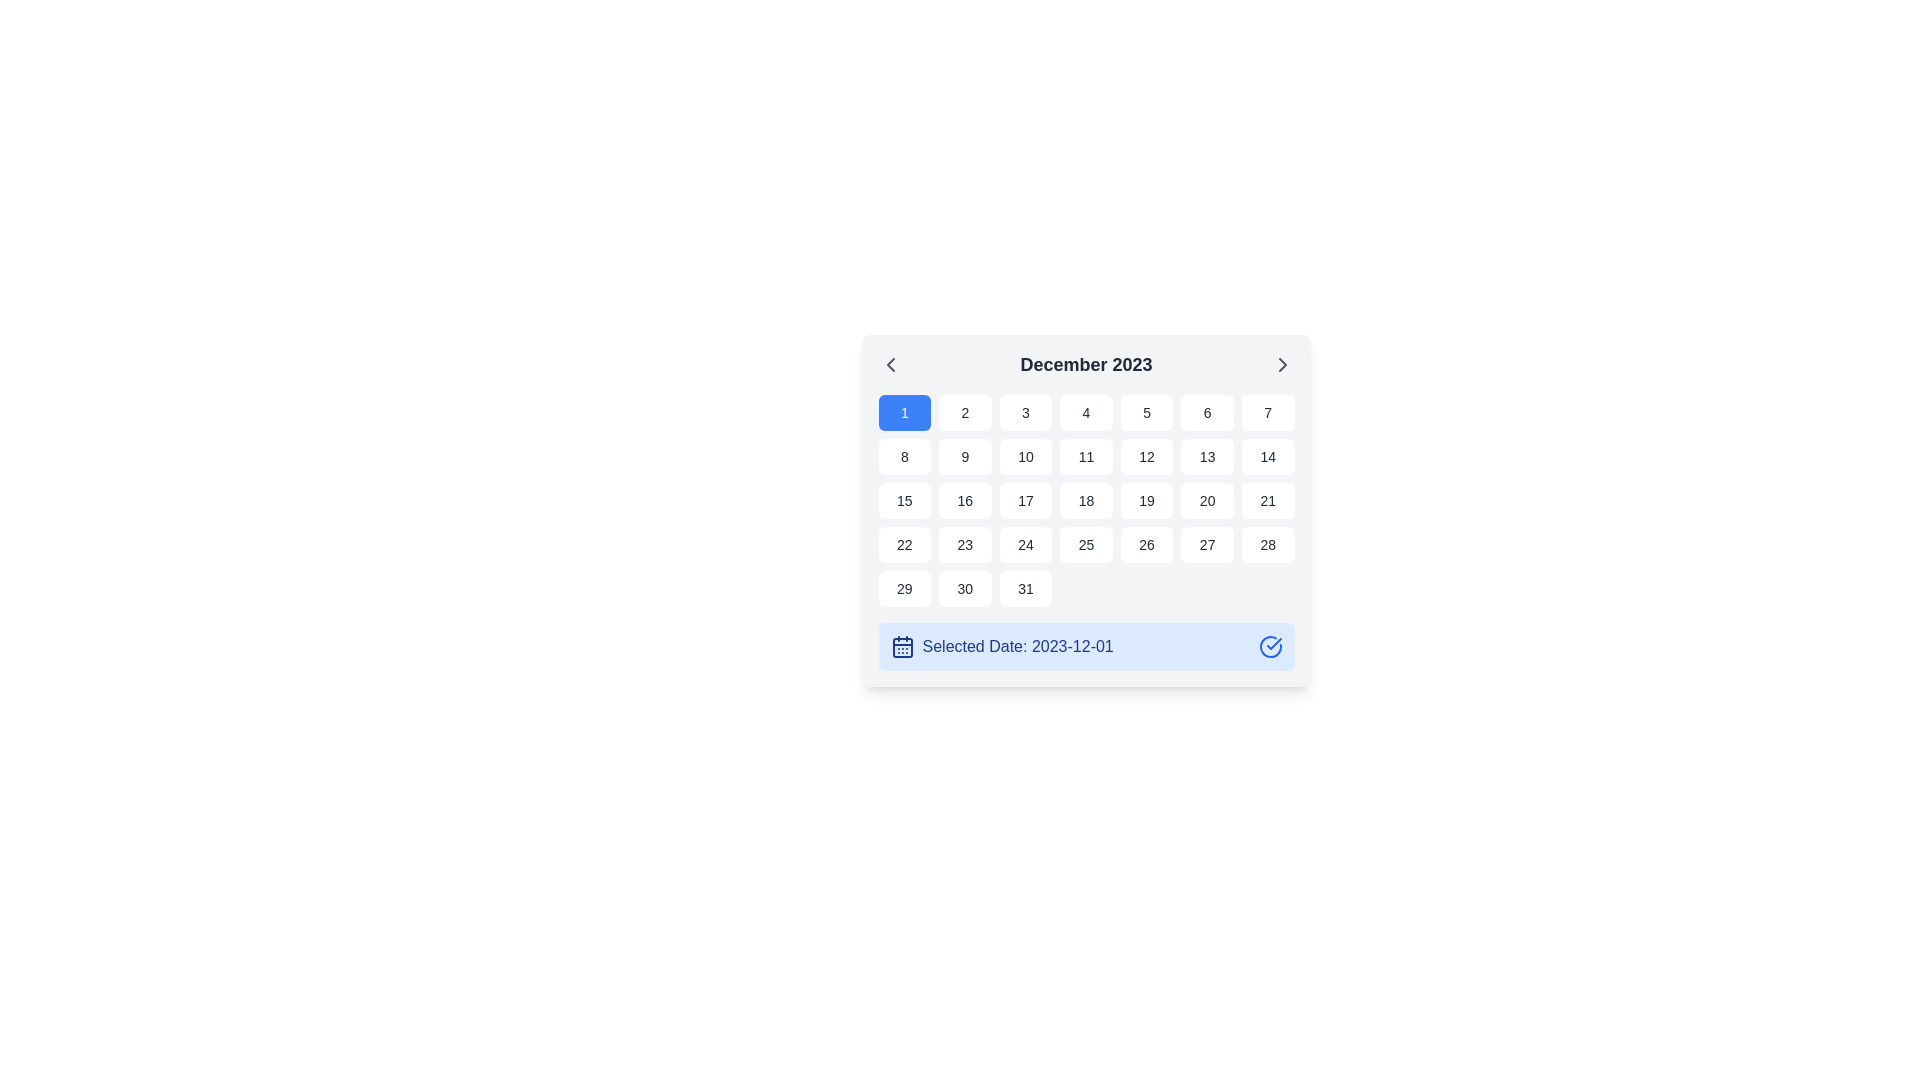 This screenshot has width=1920, height=1080. What do you see at coordinates (903, 588) in the screenshot?
I see `the date selection button for the date '29' in the calendar interface` at bounding box center [903, 588].